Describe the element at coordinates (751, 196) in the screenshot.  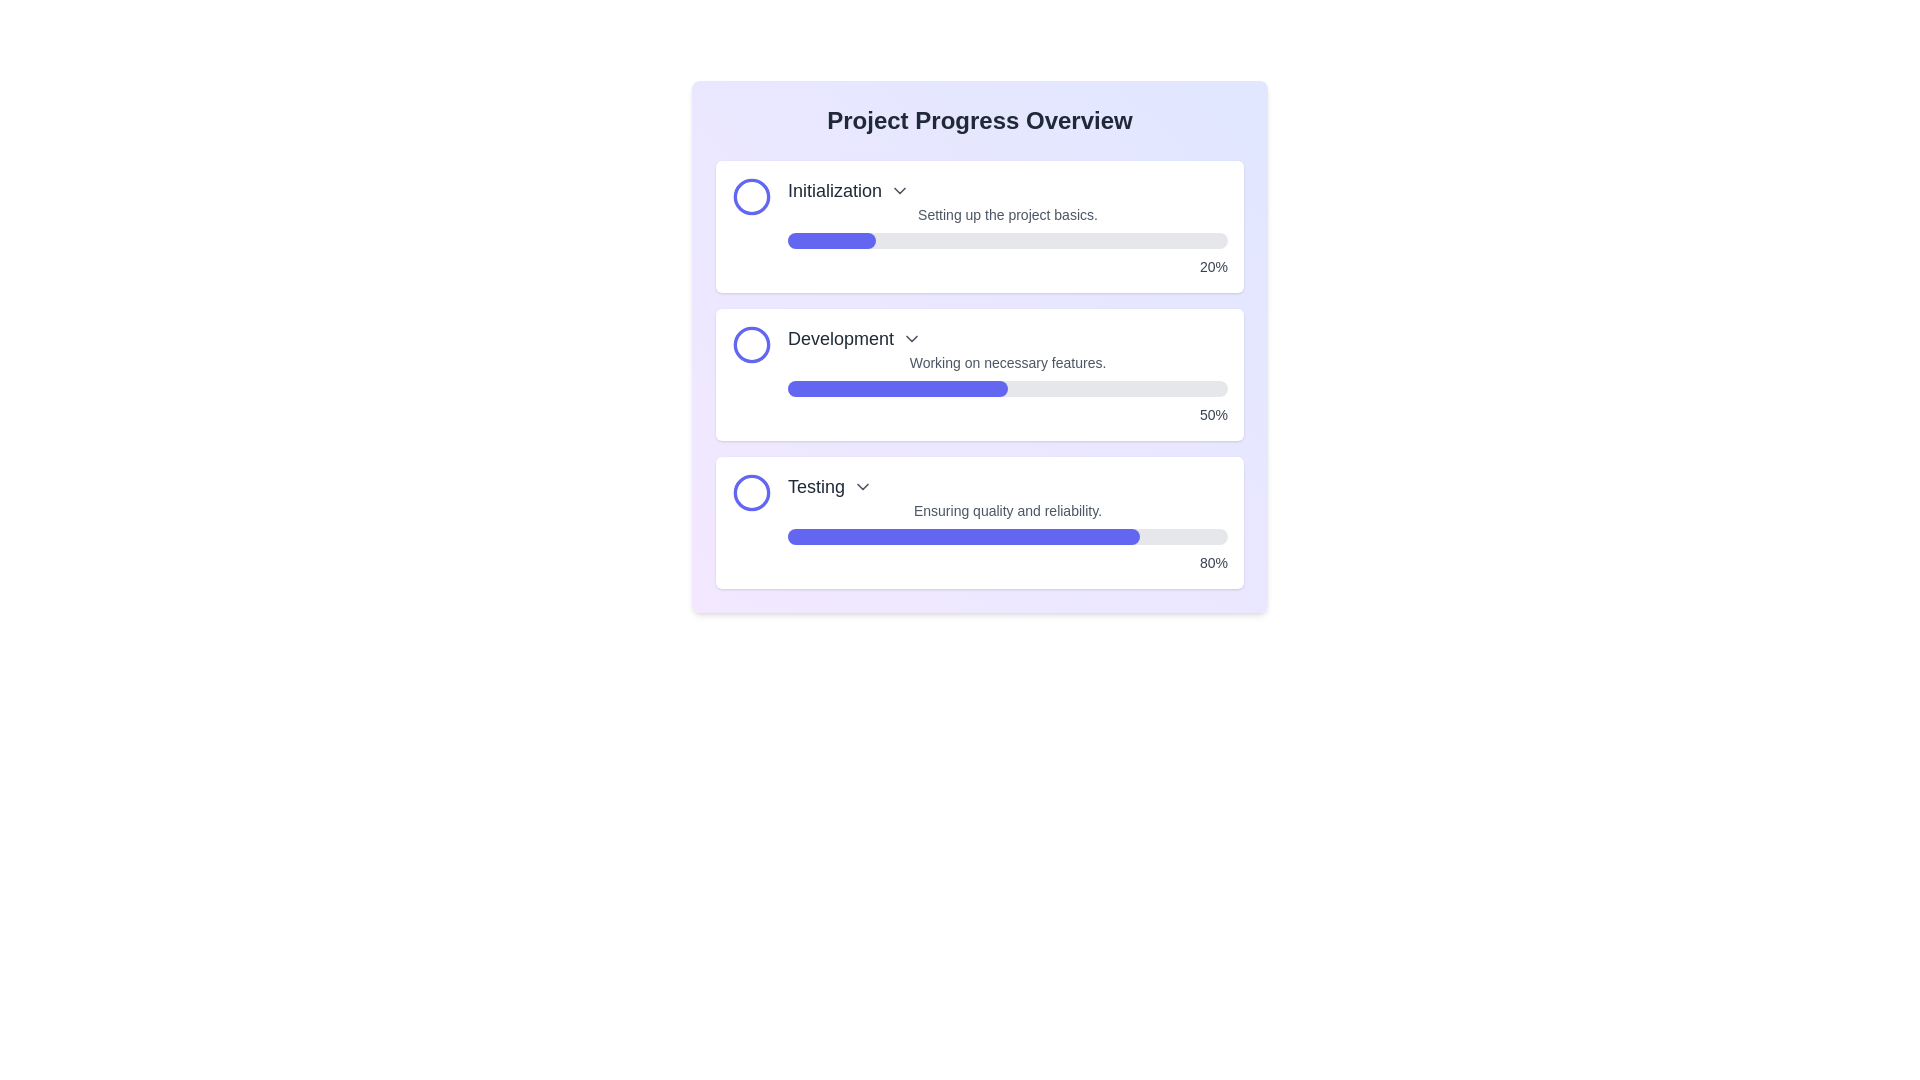
I see `the indigo-colored circular icon with a filled dot in its center, located at the top-left corner of the 'Initialization' section, to interact with it` at that location.